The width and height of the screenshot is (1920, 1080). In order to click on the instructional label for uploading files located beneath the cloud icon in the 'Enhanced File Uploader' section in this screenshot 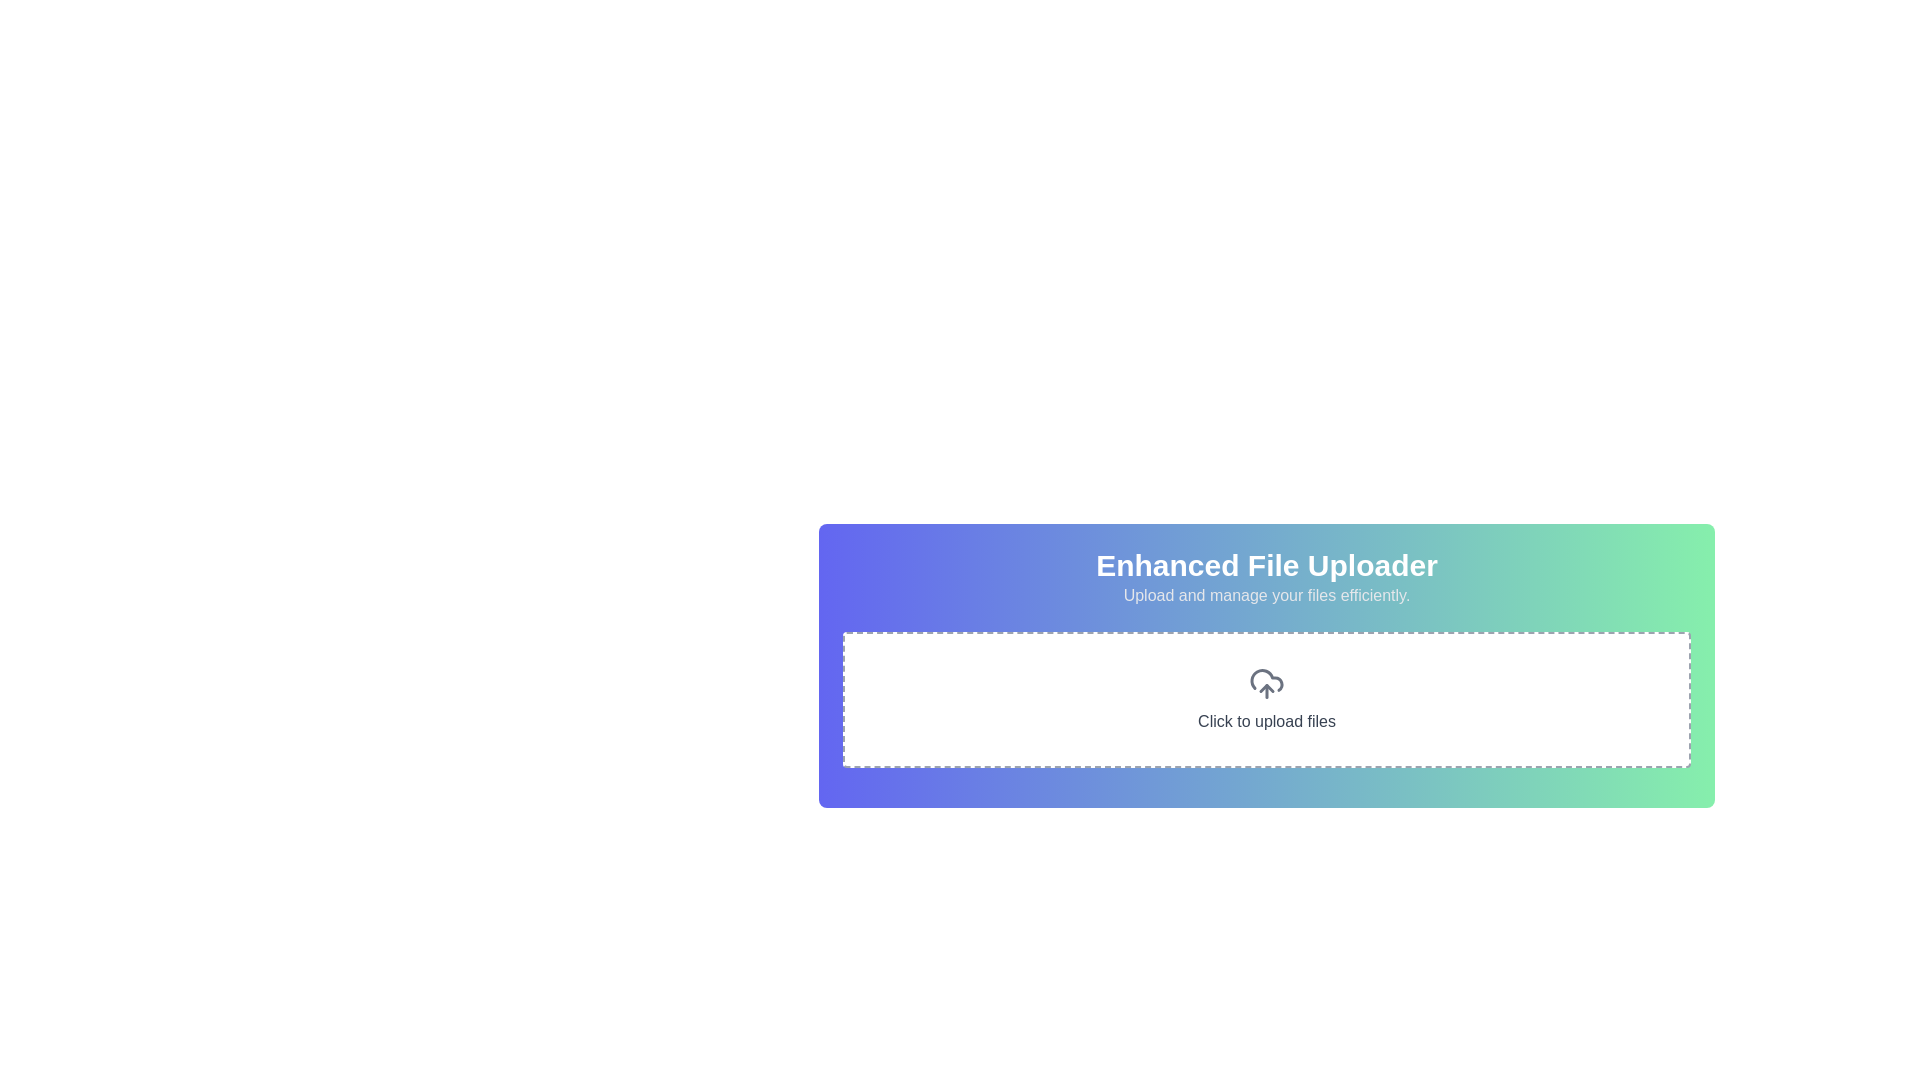, I will do `click(1266, 721)`.